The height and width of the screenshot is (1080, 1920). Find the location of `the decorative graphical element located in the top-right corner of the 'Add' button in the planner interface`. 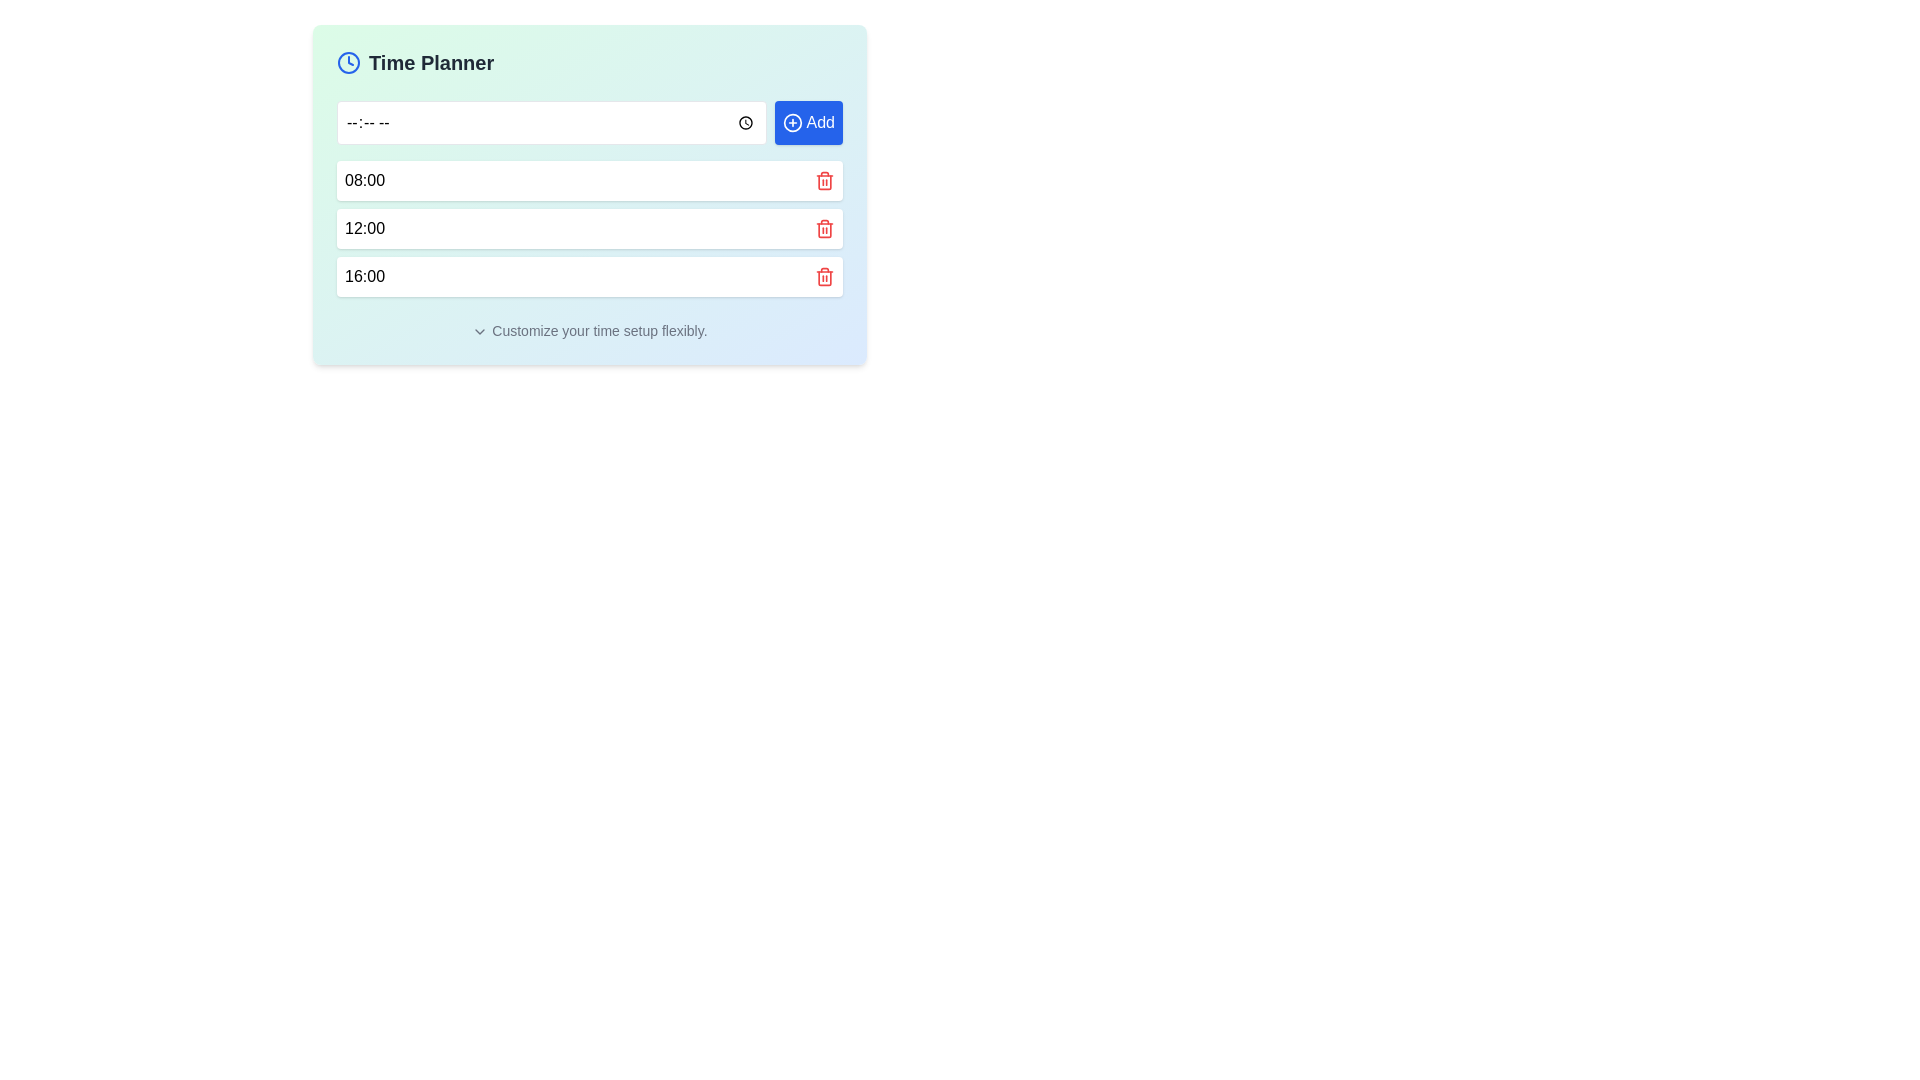

the decorative graphical element located in the top-right corner of the 'Add' button in the planner interface is located at coordinates (791, 123).